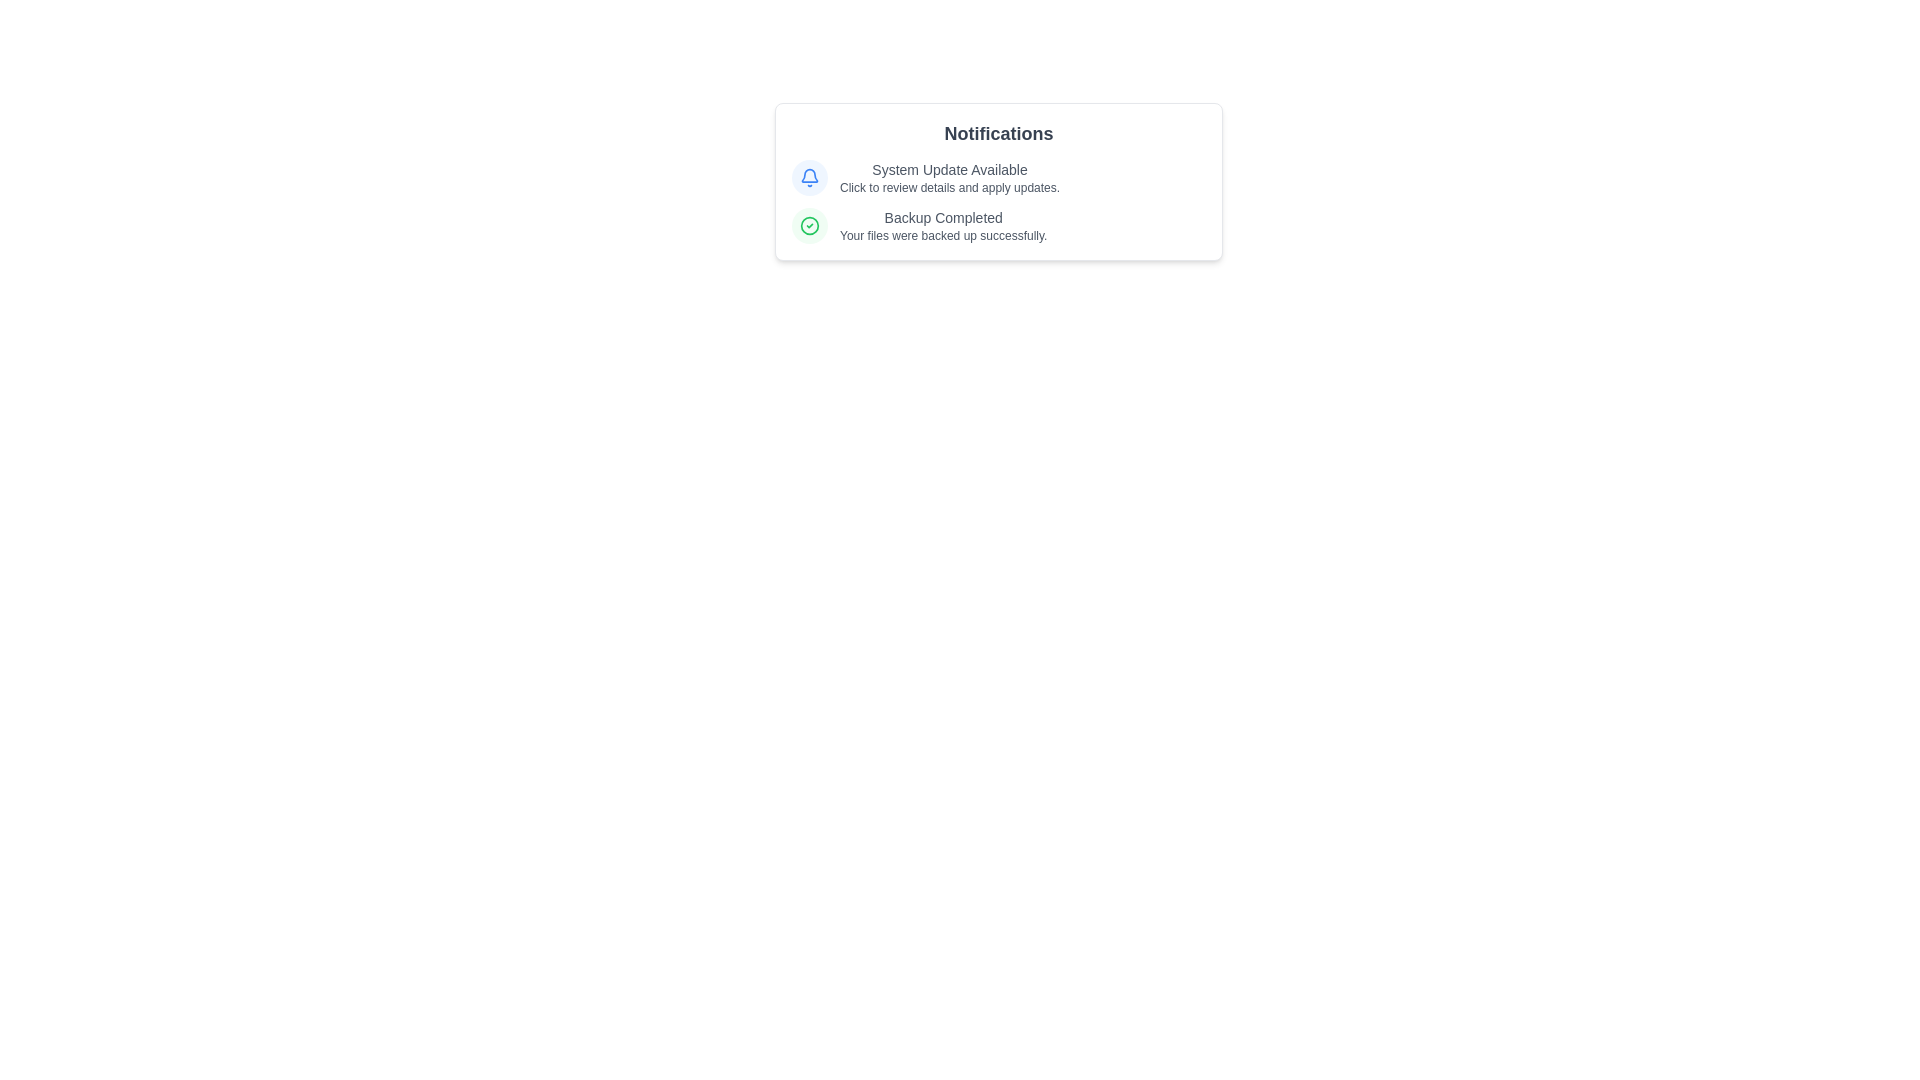 The width and height of the screenshot is (1920, 1080). I want to click on the text label that says 'Click to review details and apply updates.', which is styled in light gray and positioned directly below the 'System Update Available' text, so click(949, 188).